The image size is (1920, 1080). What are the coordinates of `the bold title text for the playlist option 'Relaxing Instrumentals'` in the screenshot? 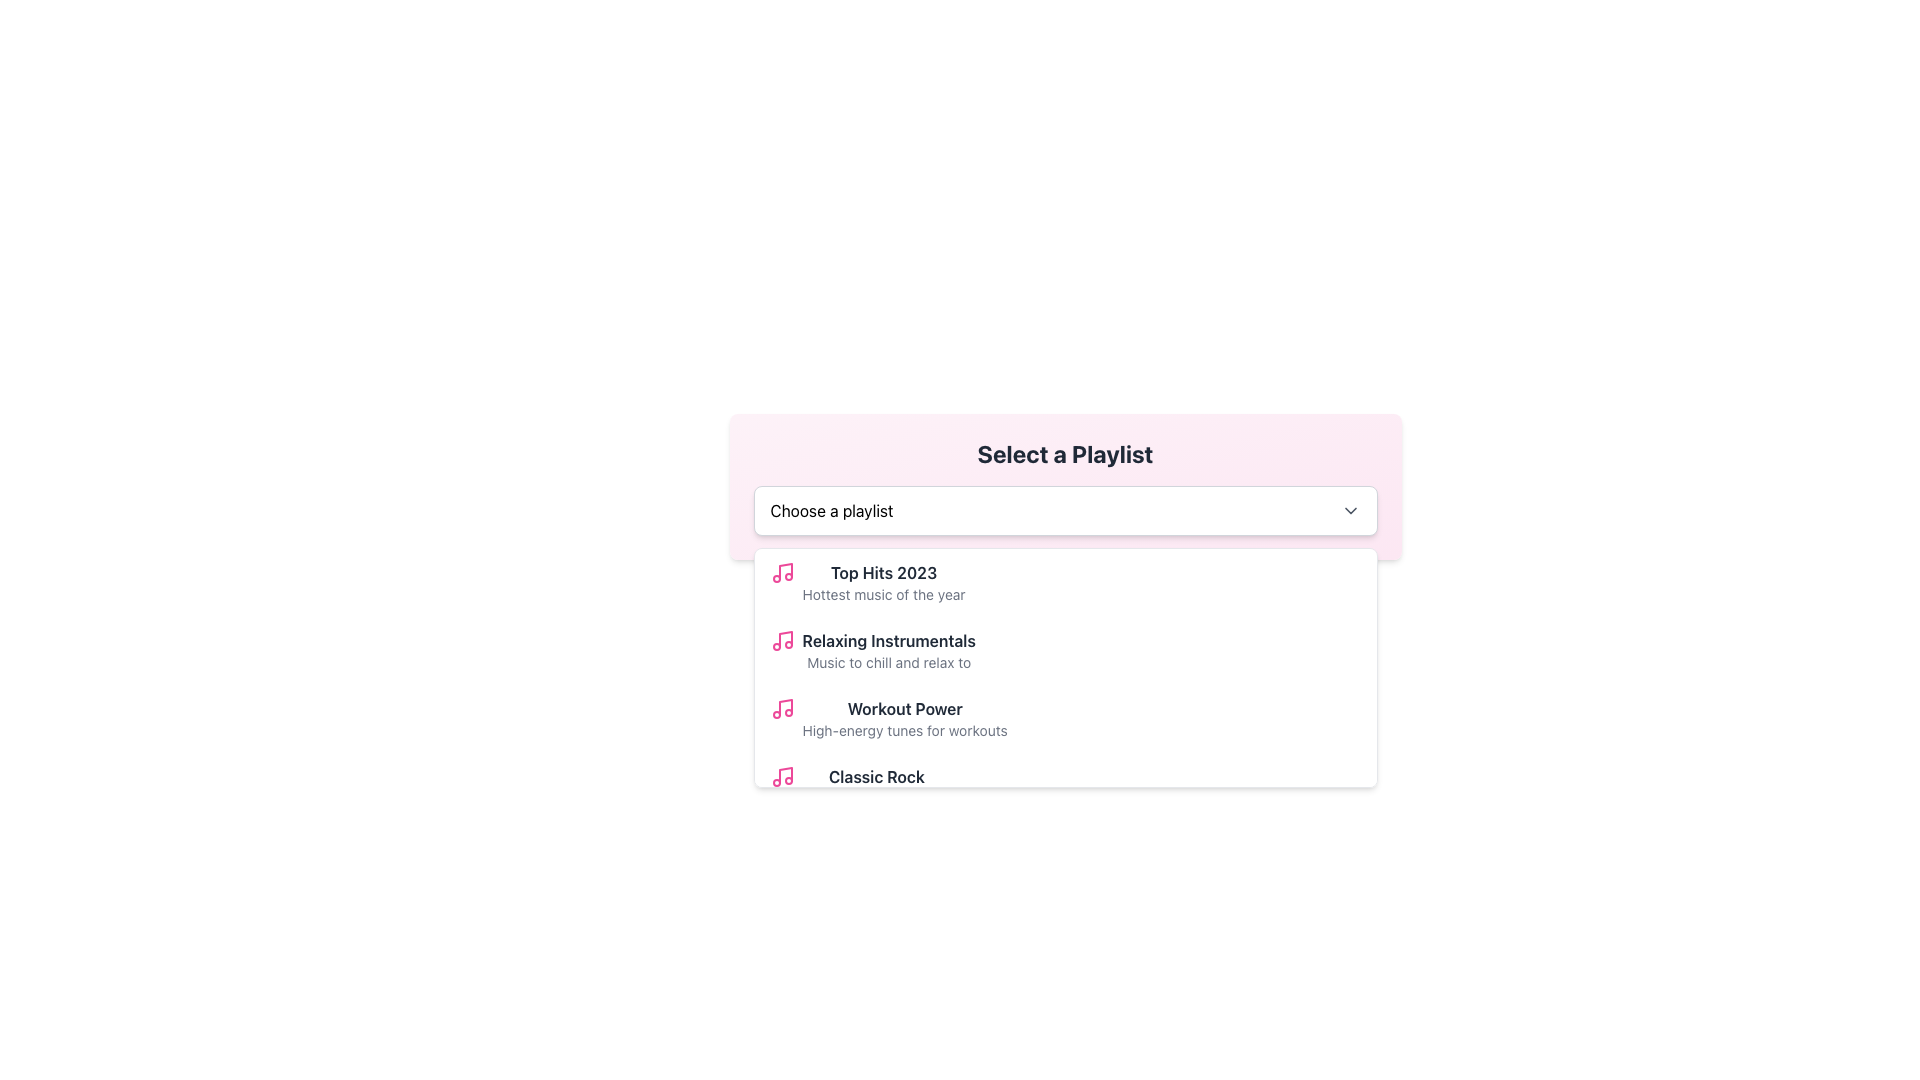 It's located at (887, 640).